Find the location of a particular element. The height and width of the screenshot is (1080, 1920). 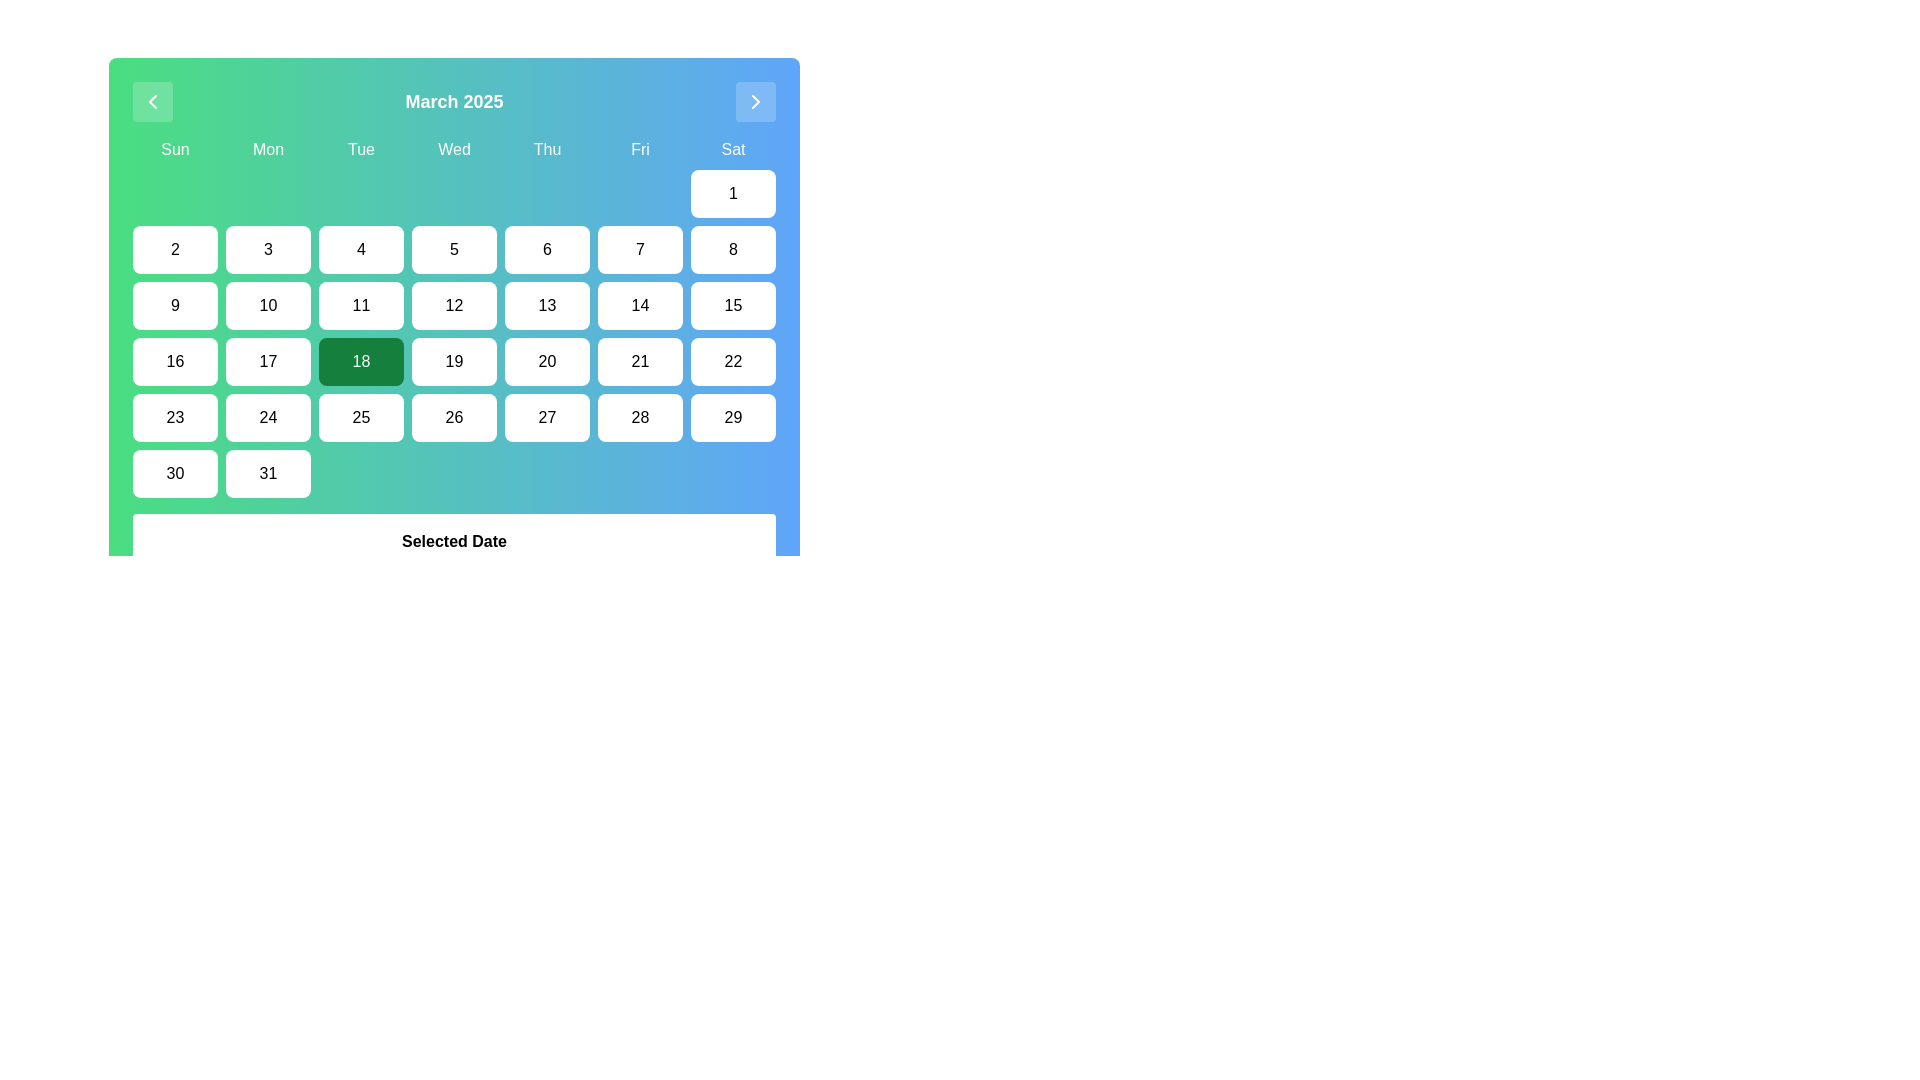

the white rectangular button displaying the number '16' is located at coordinates (175, 362).